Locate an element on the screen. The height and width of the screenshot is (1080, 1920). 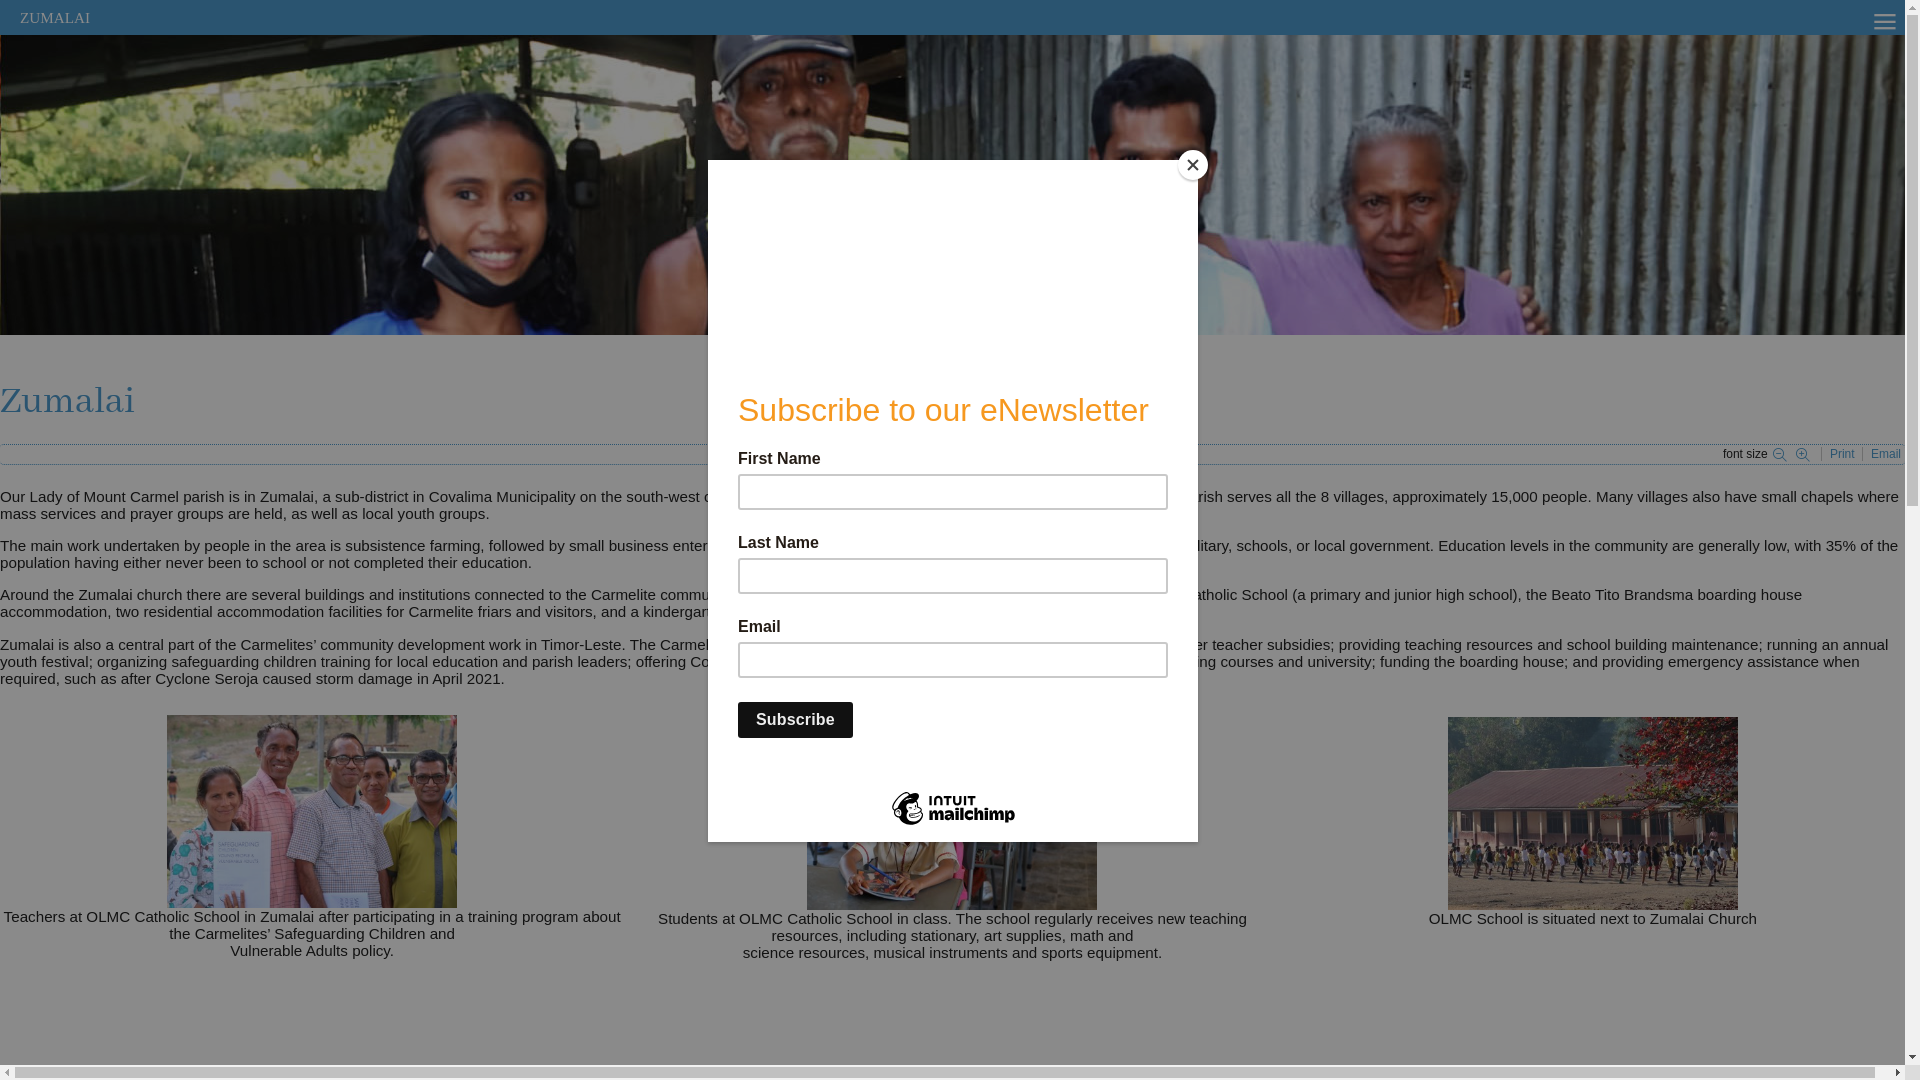
'Print' is located at coordinates (1842, 454).